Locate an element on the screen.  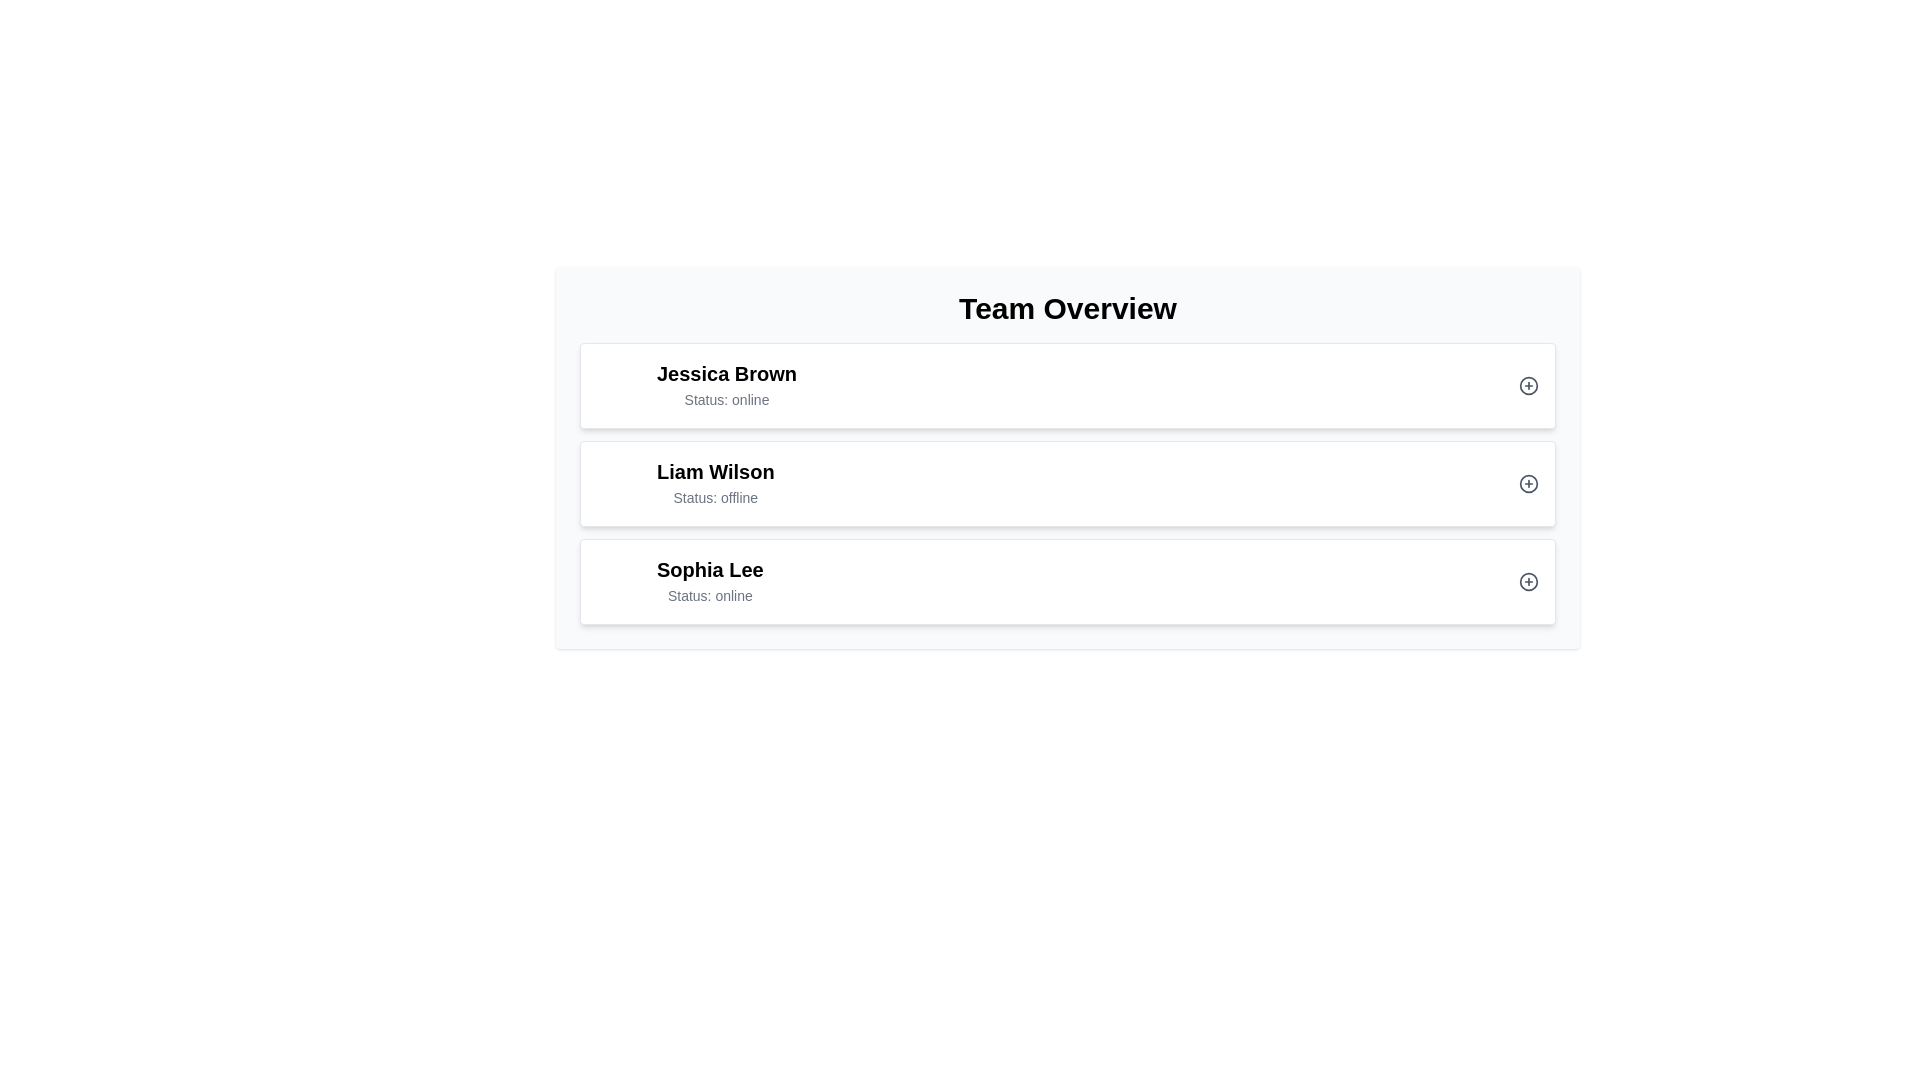
the circular plus icon with a thin border located on the far-right edge of the list items, corresponding to the third row displaying 'Sophia Lee' and 'Status: online' is located at coordinates (1528, 582).